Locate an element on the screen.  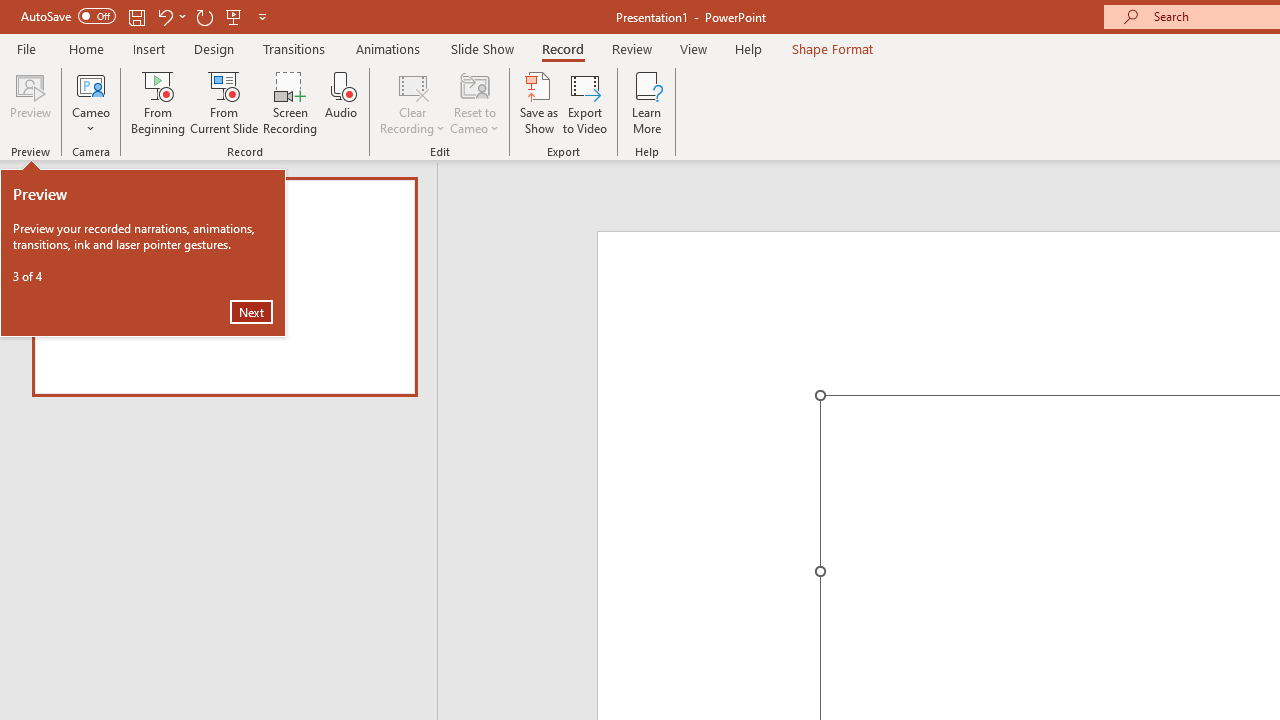
'Save as Show' is located at coordinates (539, 103).